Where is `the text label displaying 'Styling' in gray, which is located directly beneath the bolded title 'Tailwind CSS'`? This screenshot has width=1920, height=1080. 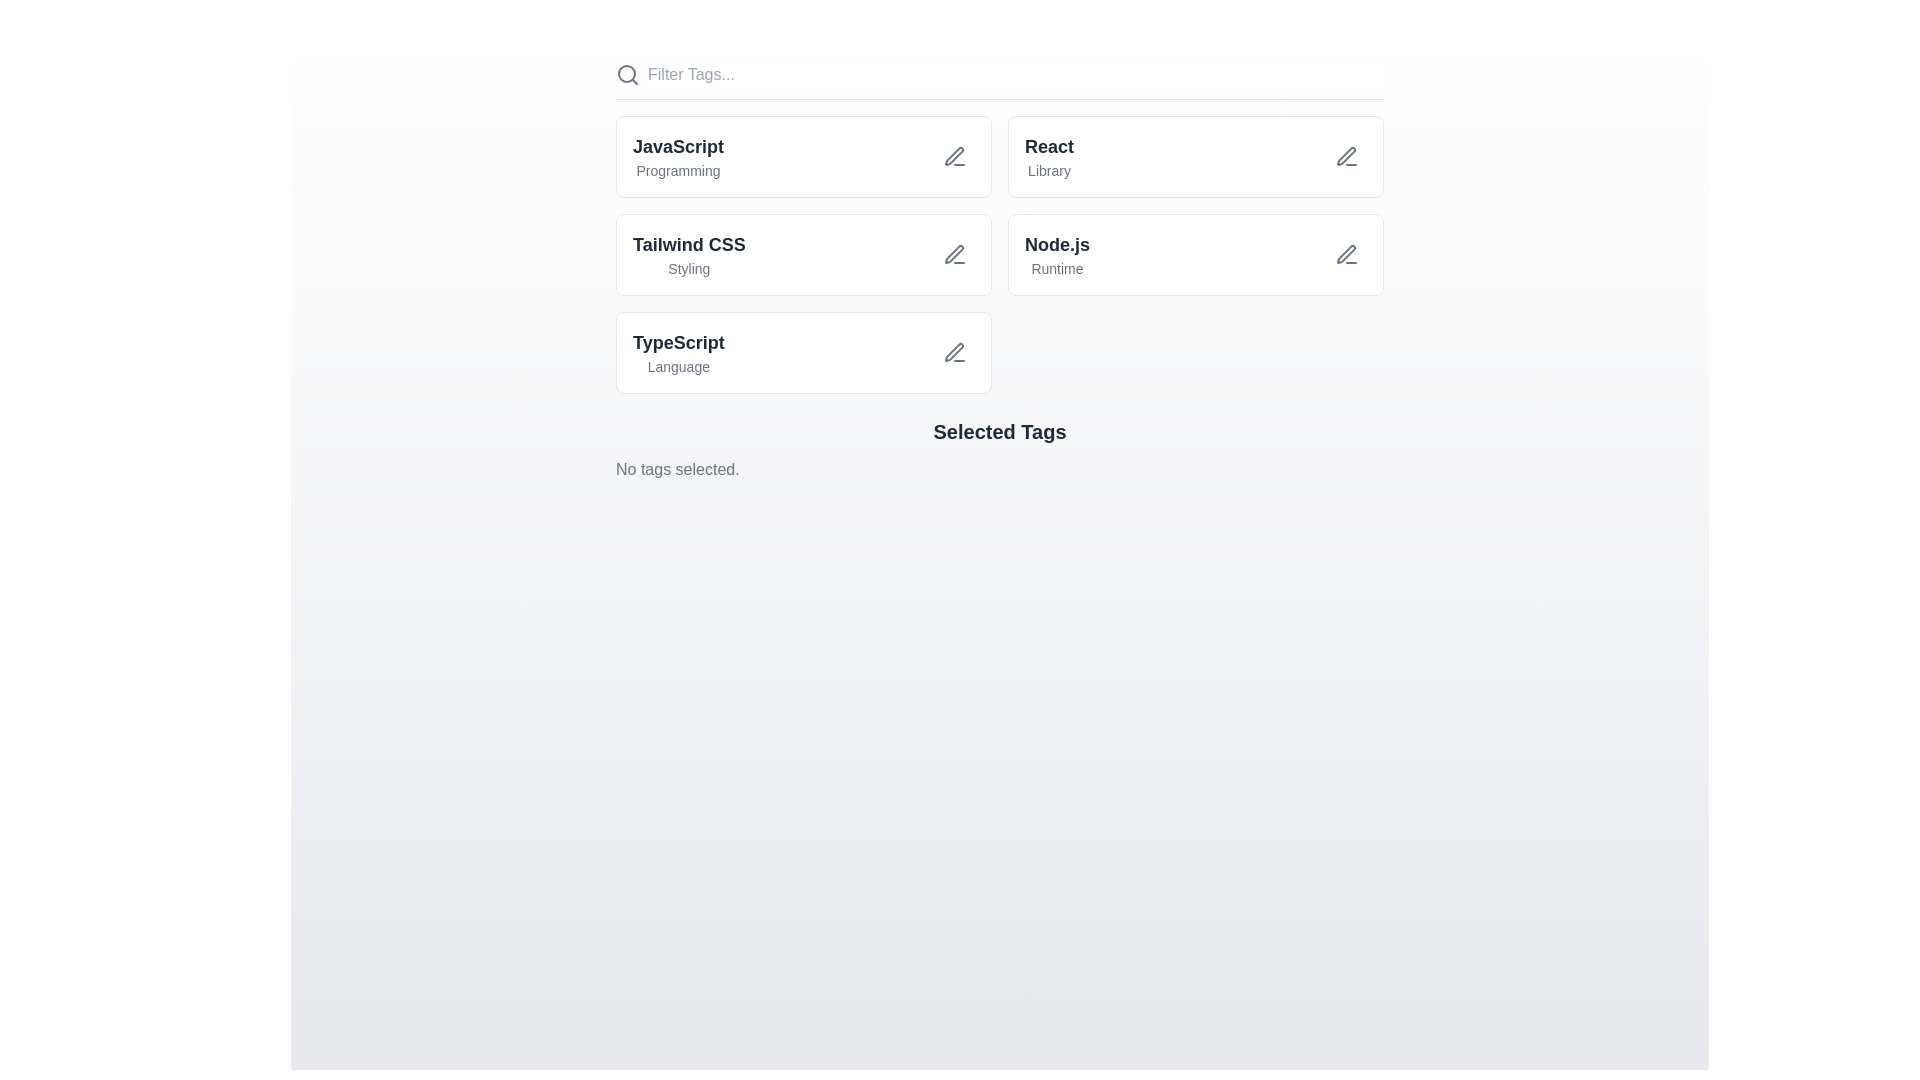
the text label displaying 'Styling' in gray, which is located directly beneath the bolded title 'Tailwind CSS' is located at coordinates (689, 268).